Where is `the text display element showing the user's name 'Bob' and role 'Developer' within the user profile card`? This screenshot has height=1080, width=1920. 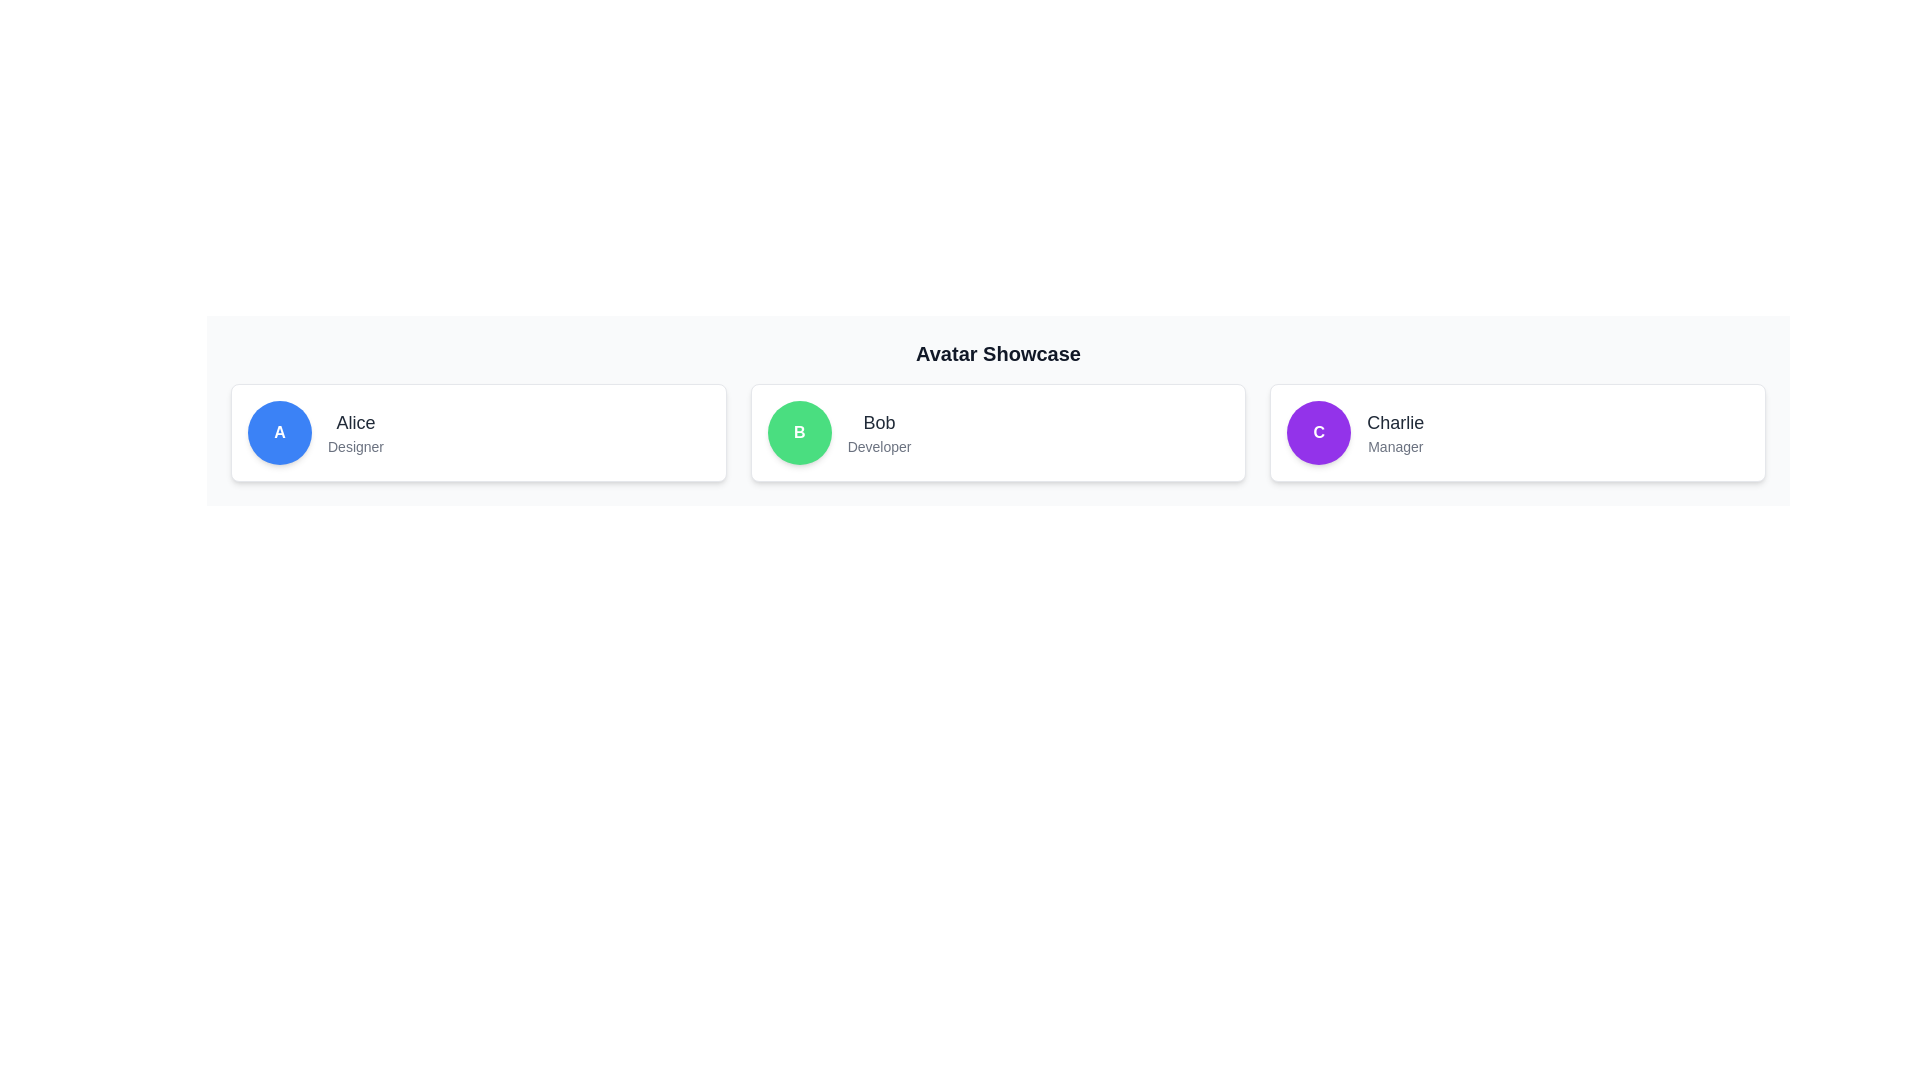
the text display element showing the user's name 'Bob' and role 'Developer' within the user profile card is located at coordinates (879, 431).